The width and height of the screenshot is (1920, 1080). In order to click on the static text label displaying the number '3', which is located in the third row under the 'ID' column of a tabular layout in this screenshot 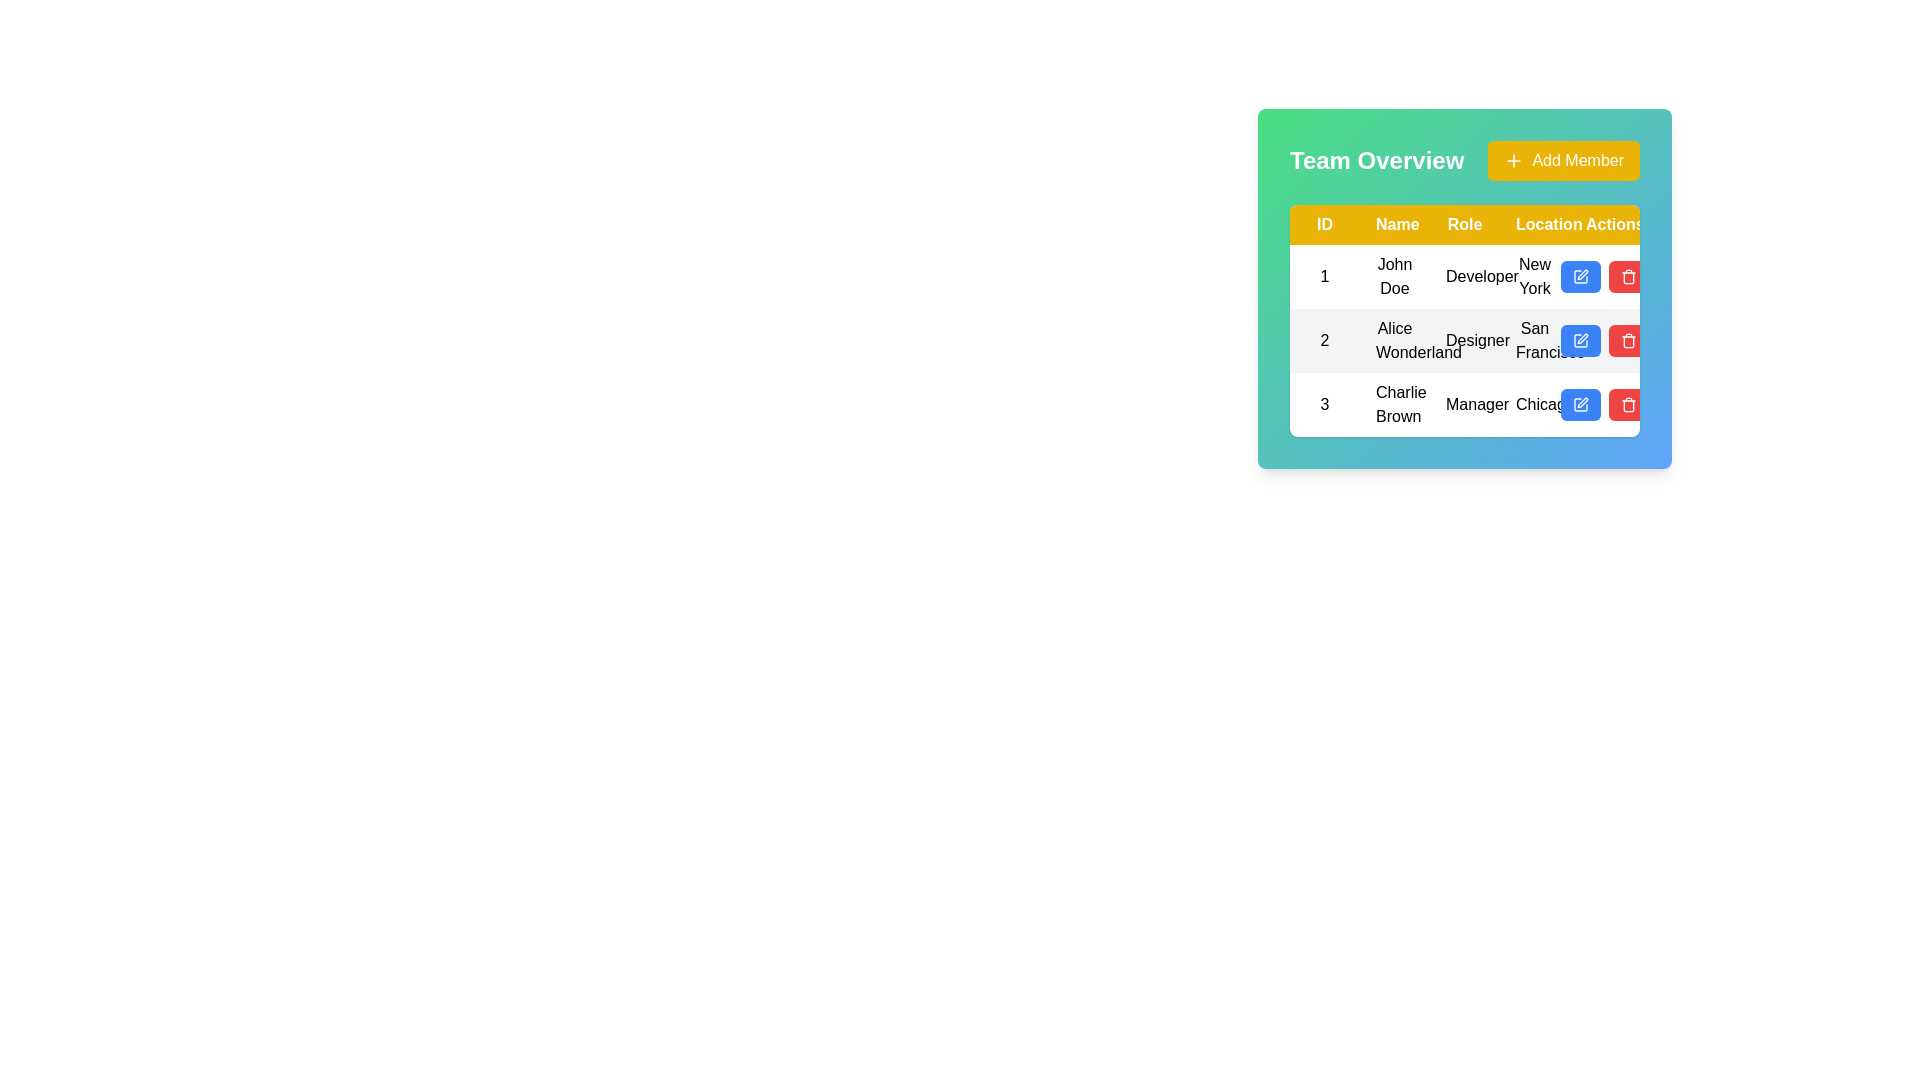, I will do `click(1324, 405)`.